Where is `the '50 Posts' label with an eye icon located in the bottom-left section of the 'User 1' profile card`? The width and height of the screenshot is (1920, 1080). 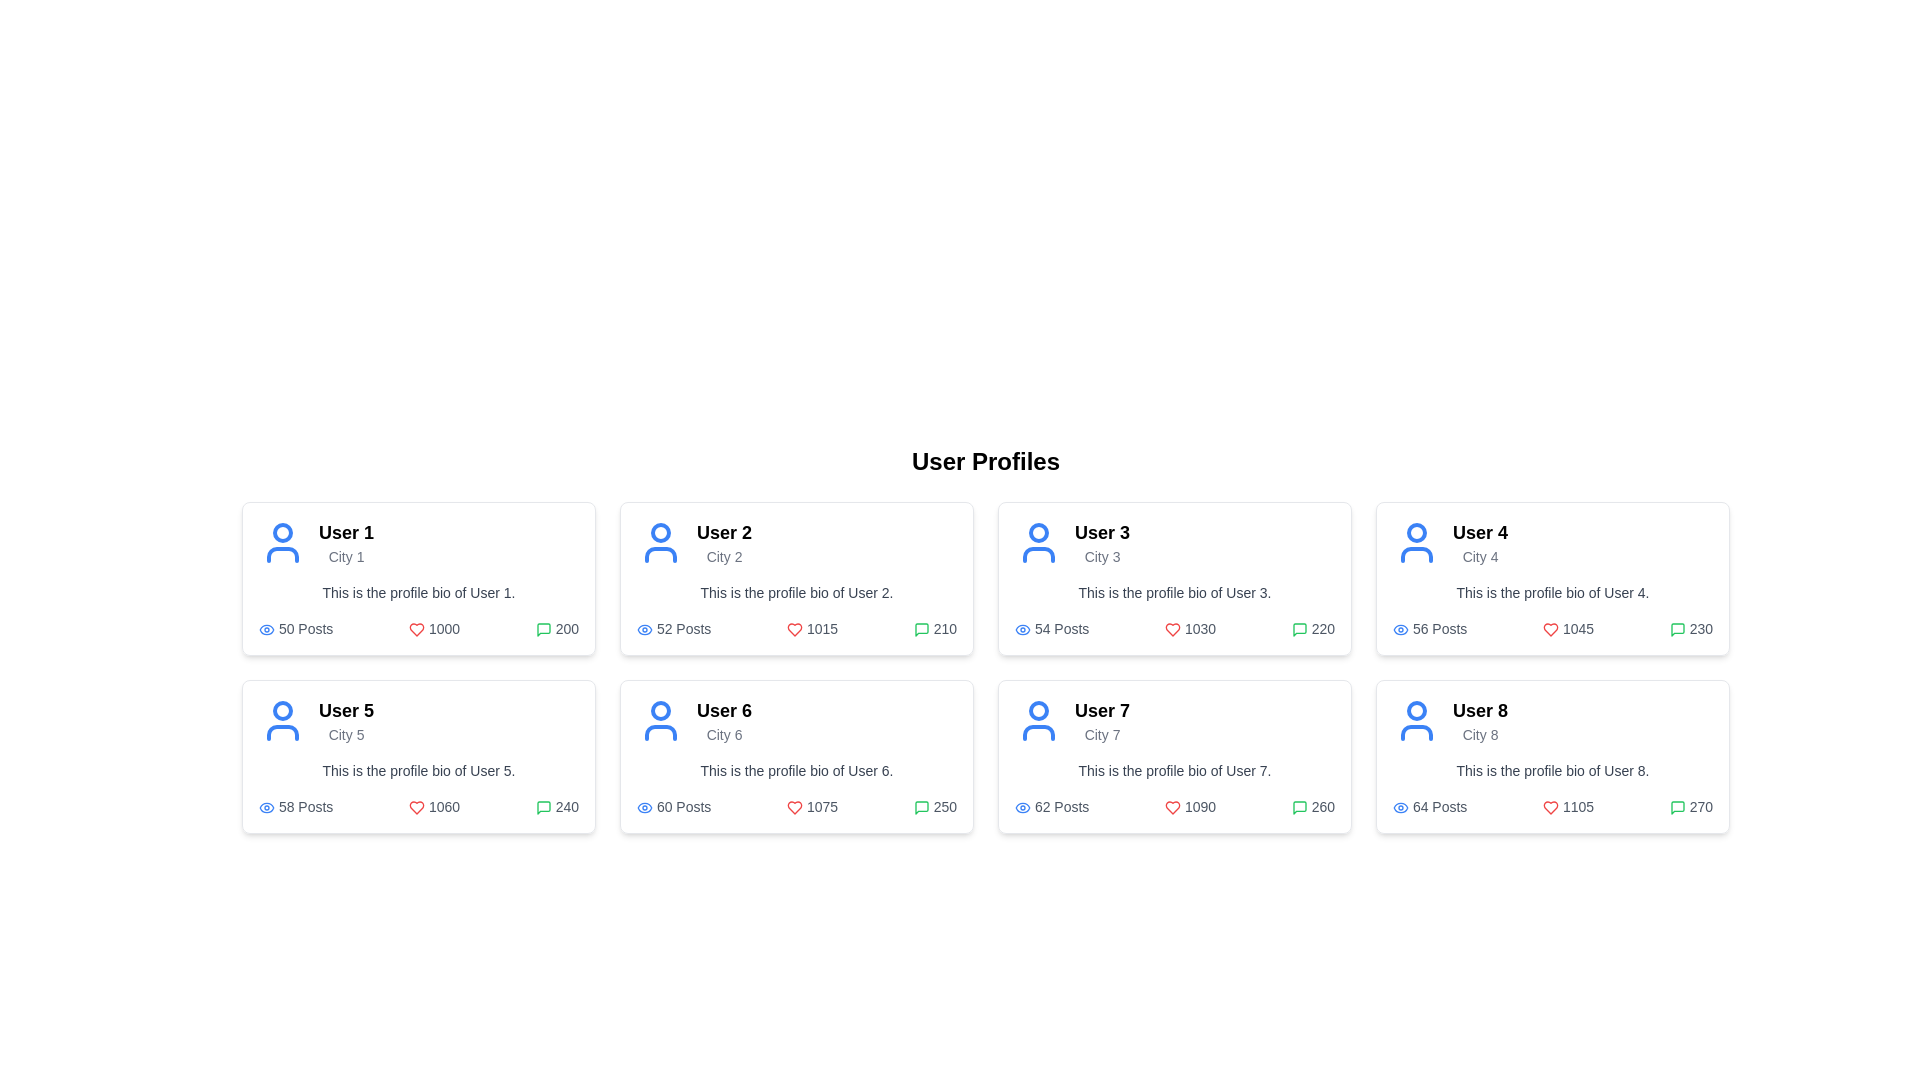
the '50 Posts' label with an eye icon located in the bottom-left section of the 'User 1' profile card is located at coordinates (295, 627).